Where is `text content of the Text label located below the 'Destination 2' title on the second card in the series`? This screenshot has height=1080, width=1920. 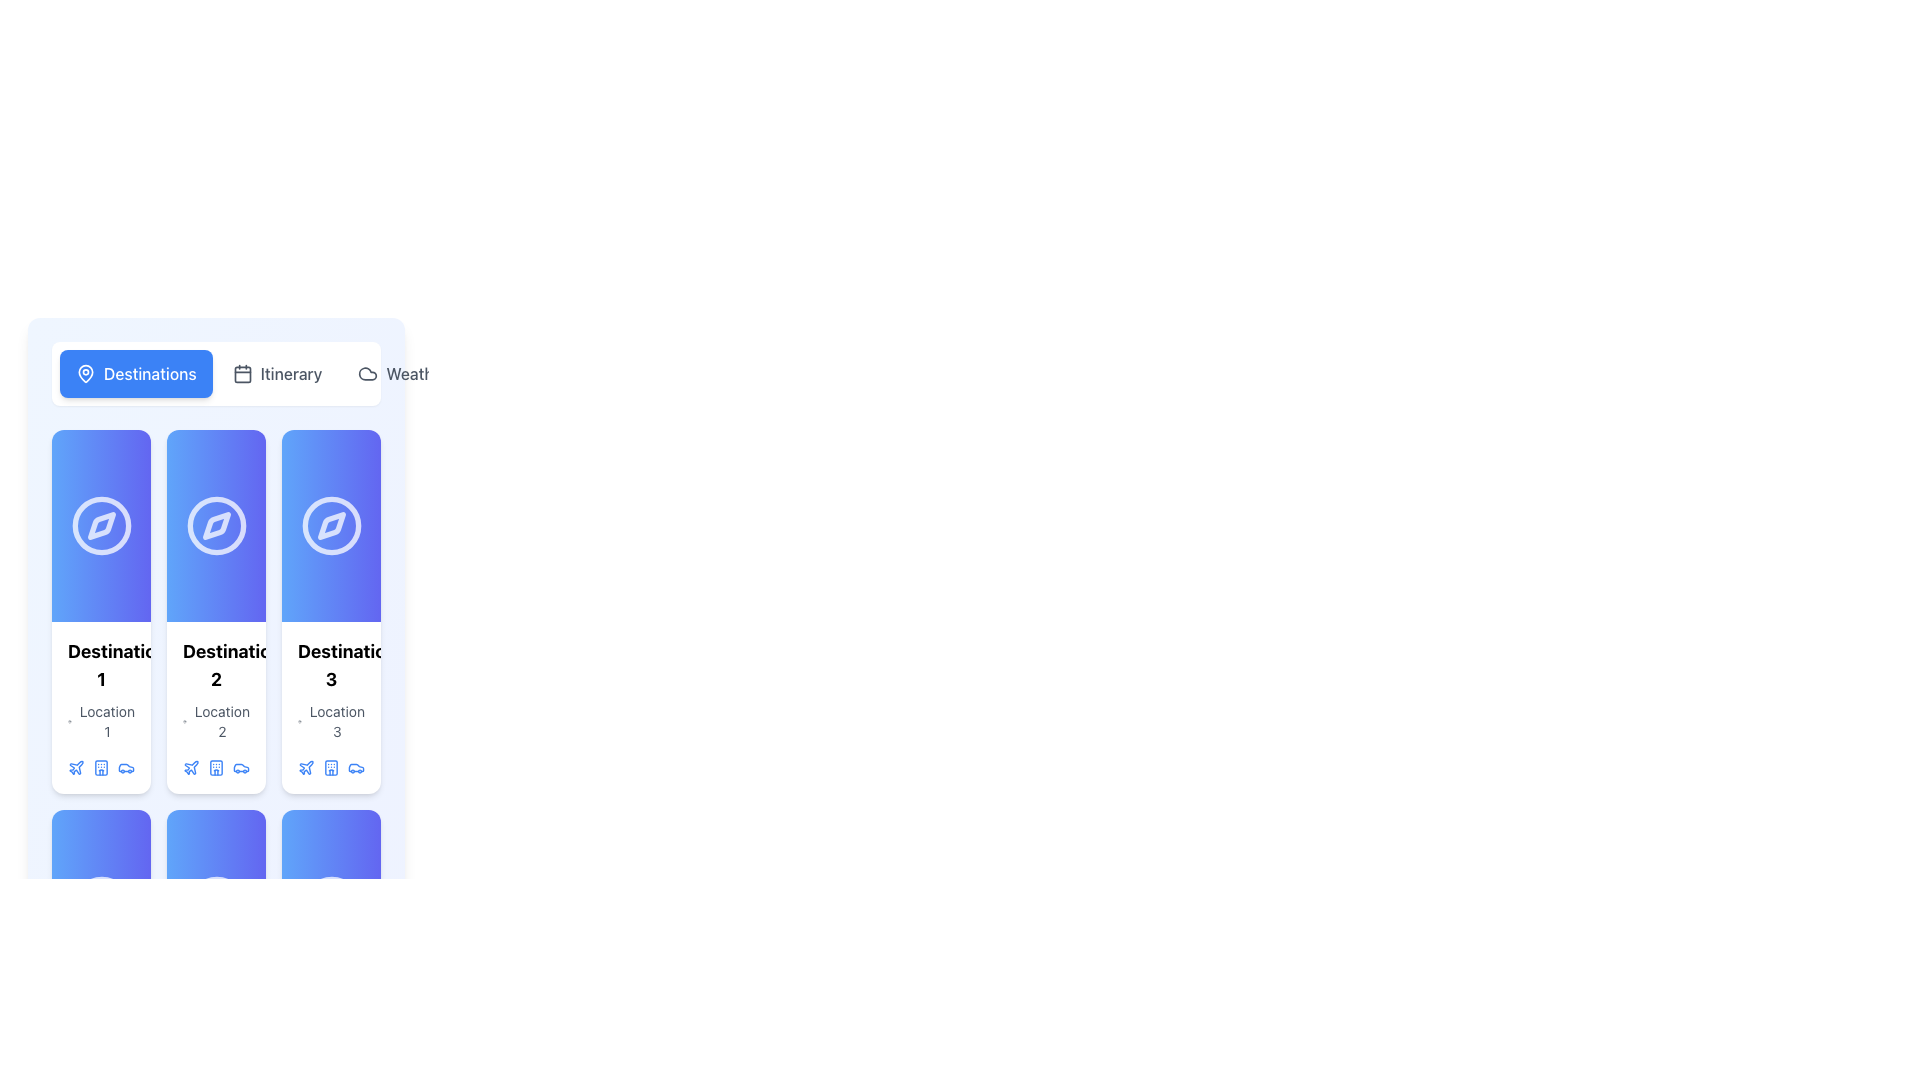
text content of the Text label located below the 'Destination 2' title on the second card in the series is located at coordinates (222, 721).